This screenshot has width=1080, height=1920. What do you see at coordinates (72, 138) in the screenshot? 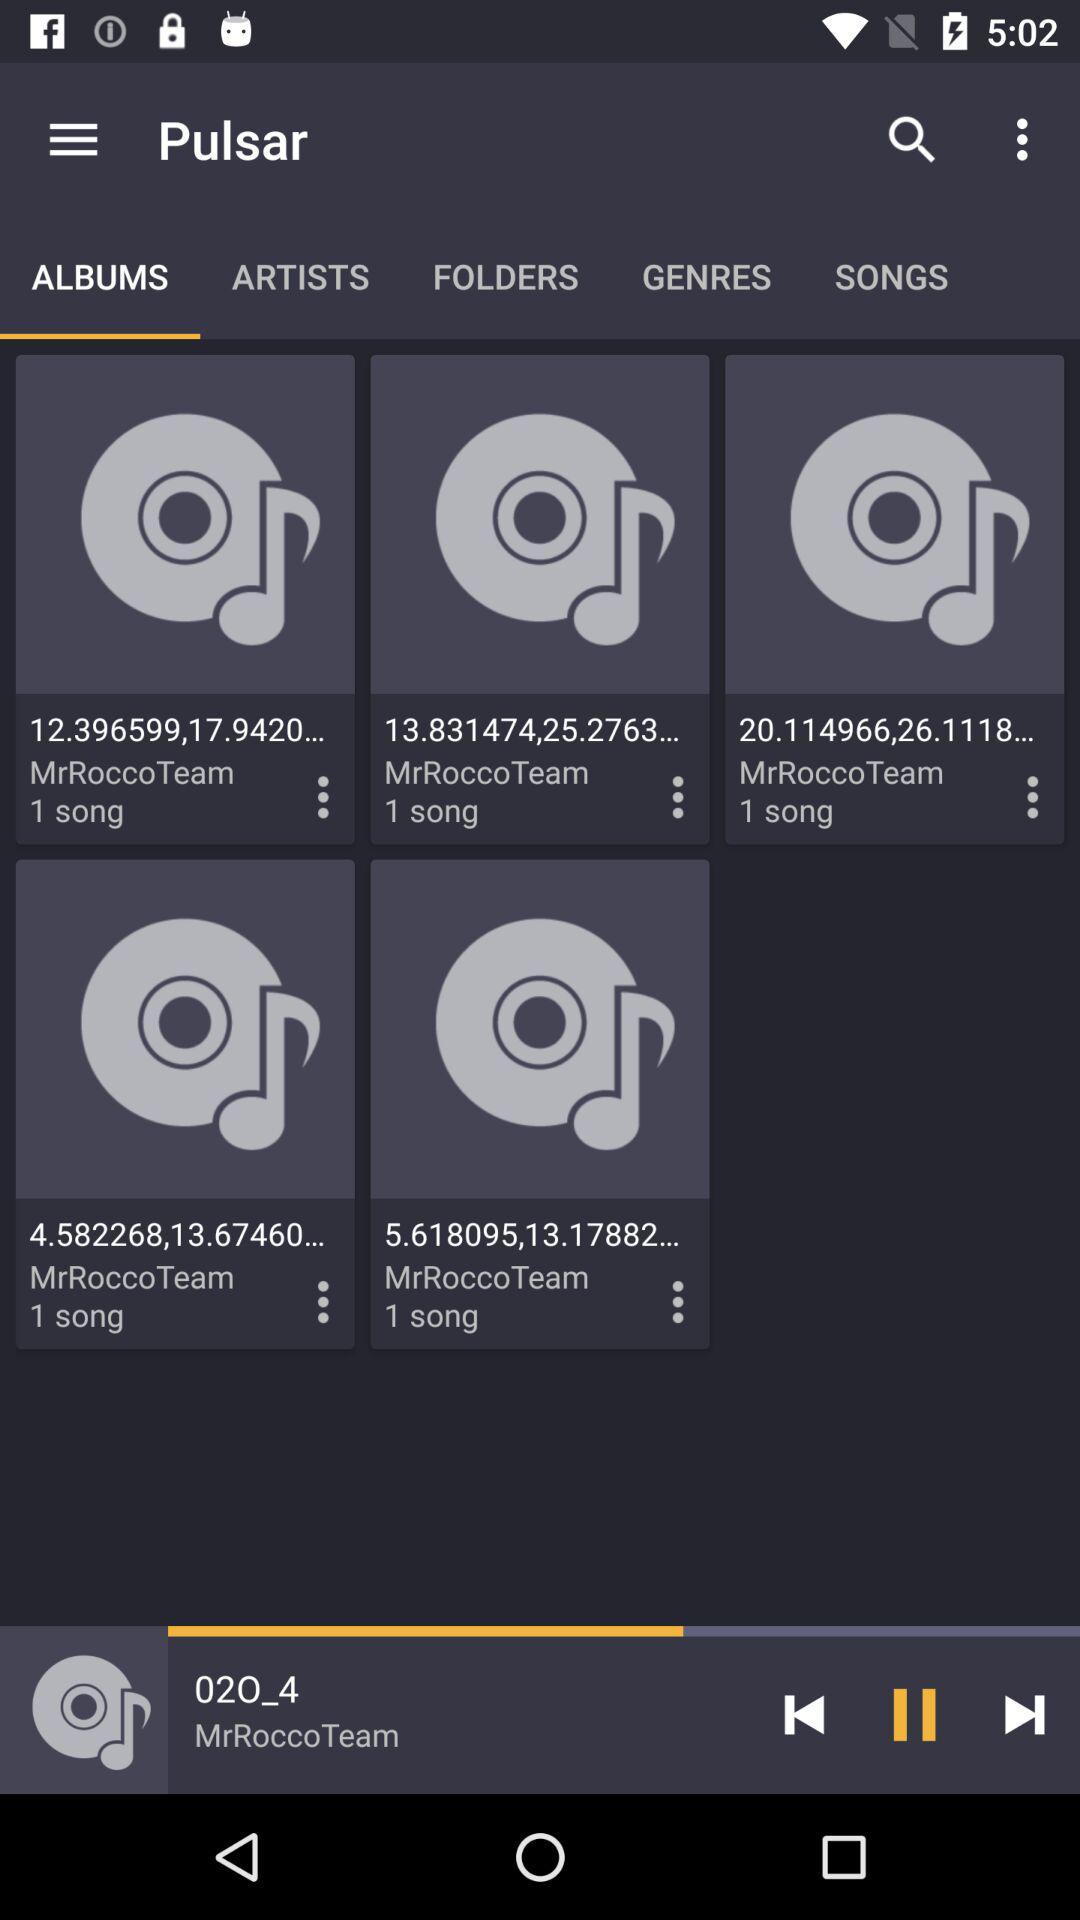
I see `item above albums icon` at bounding box center [72, 138].